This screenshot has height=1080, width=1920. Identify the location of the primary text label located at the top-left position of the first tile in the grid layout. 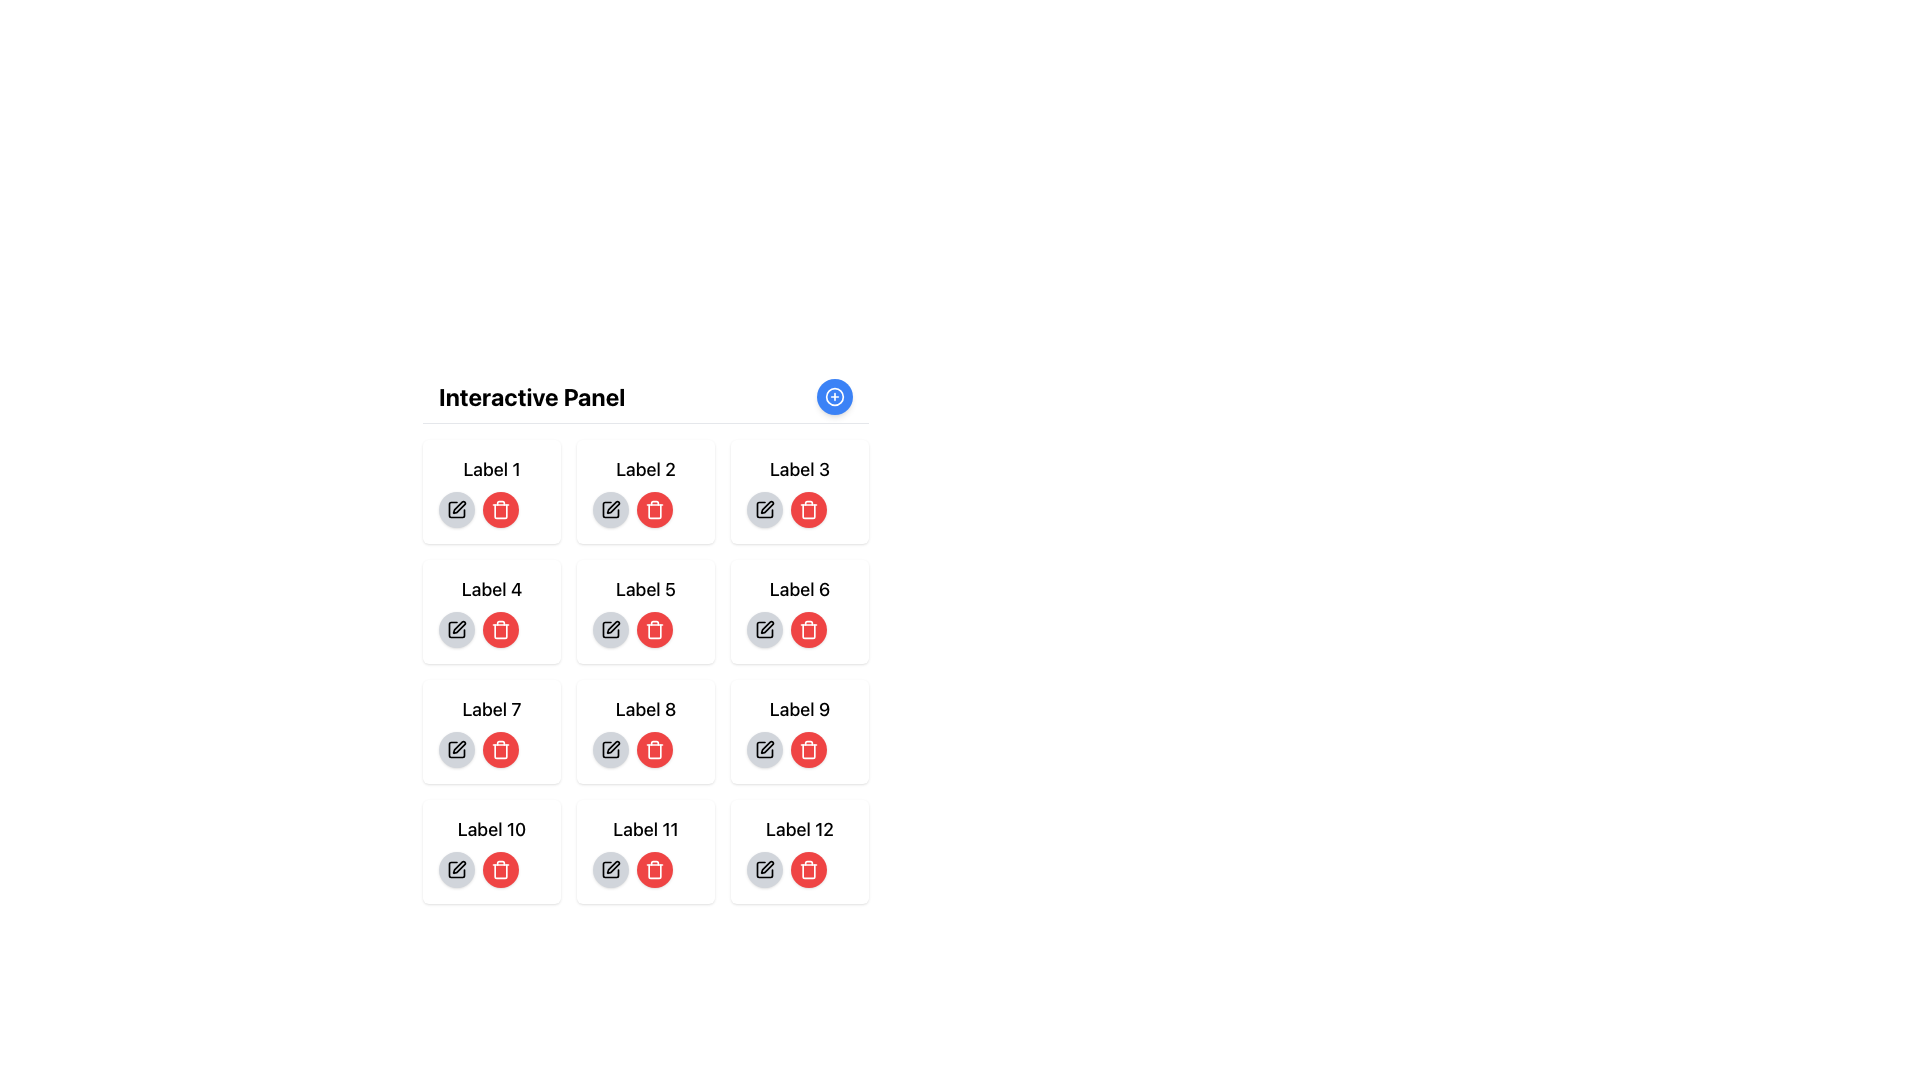
(491, 470).